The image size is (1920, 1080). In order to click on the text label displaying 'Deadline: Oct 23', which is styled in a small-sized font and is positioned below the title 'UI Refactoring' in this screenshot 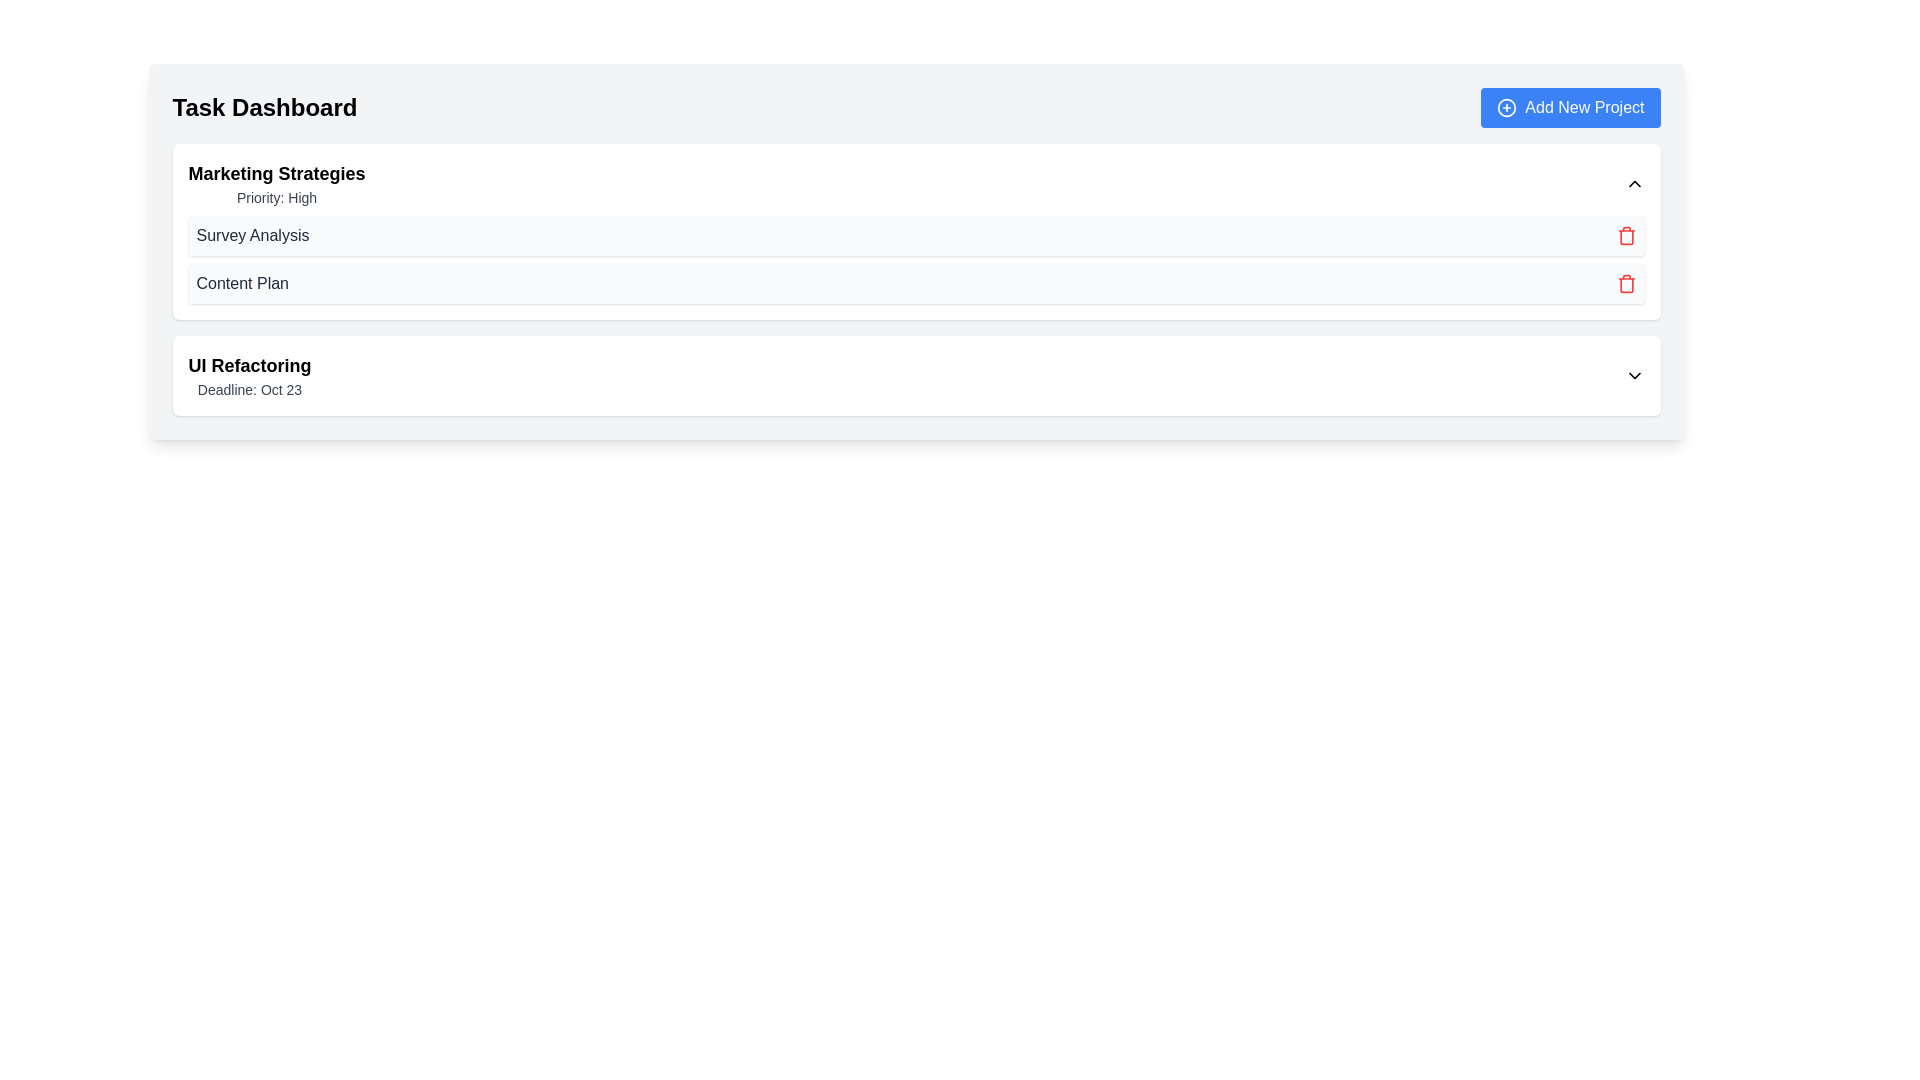, I will do `click(248, 389)`.